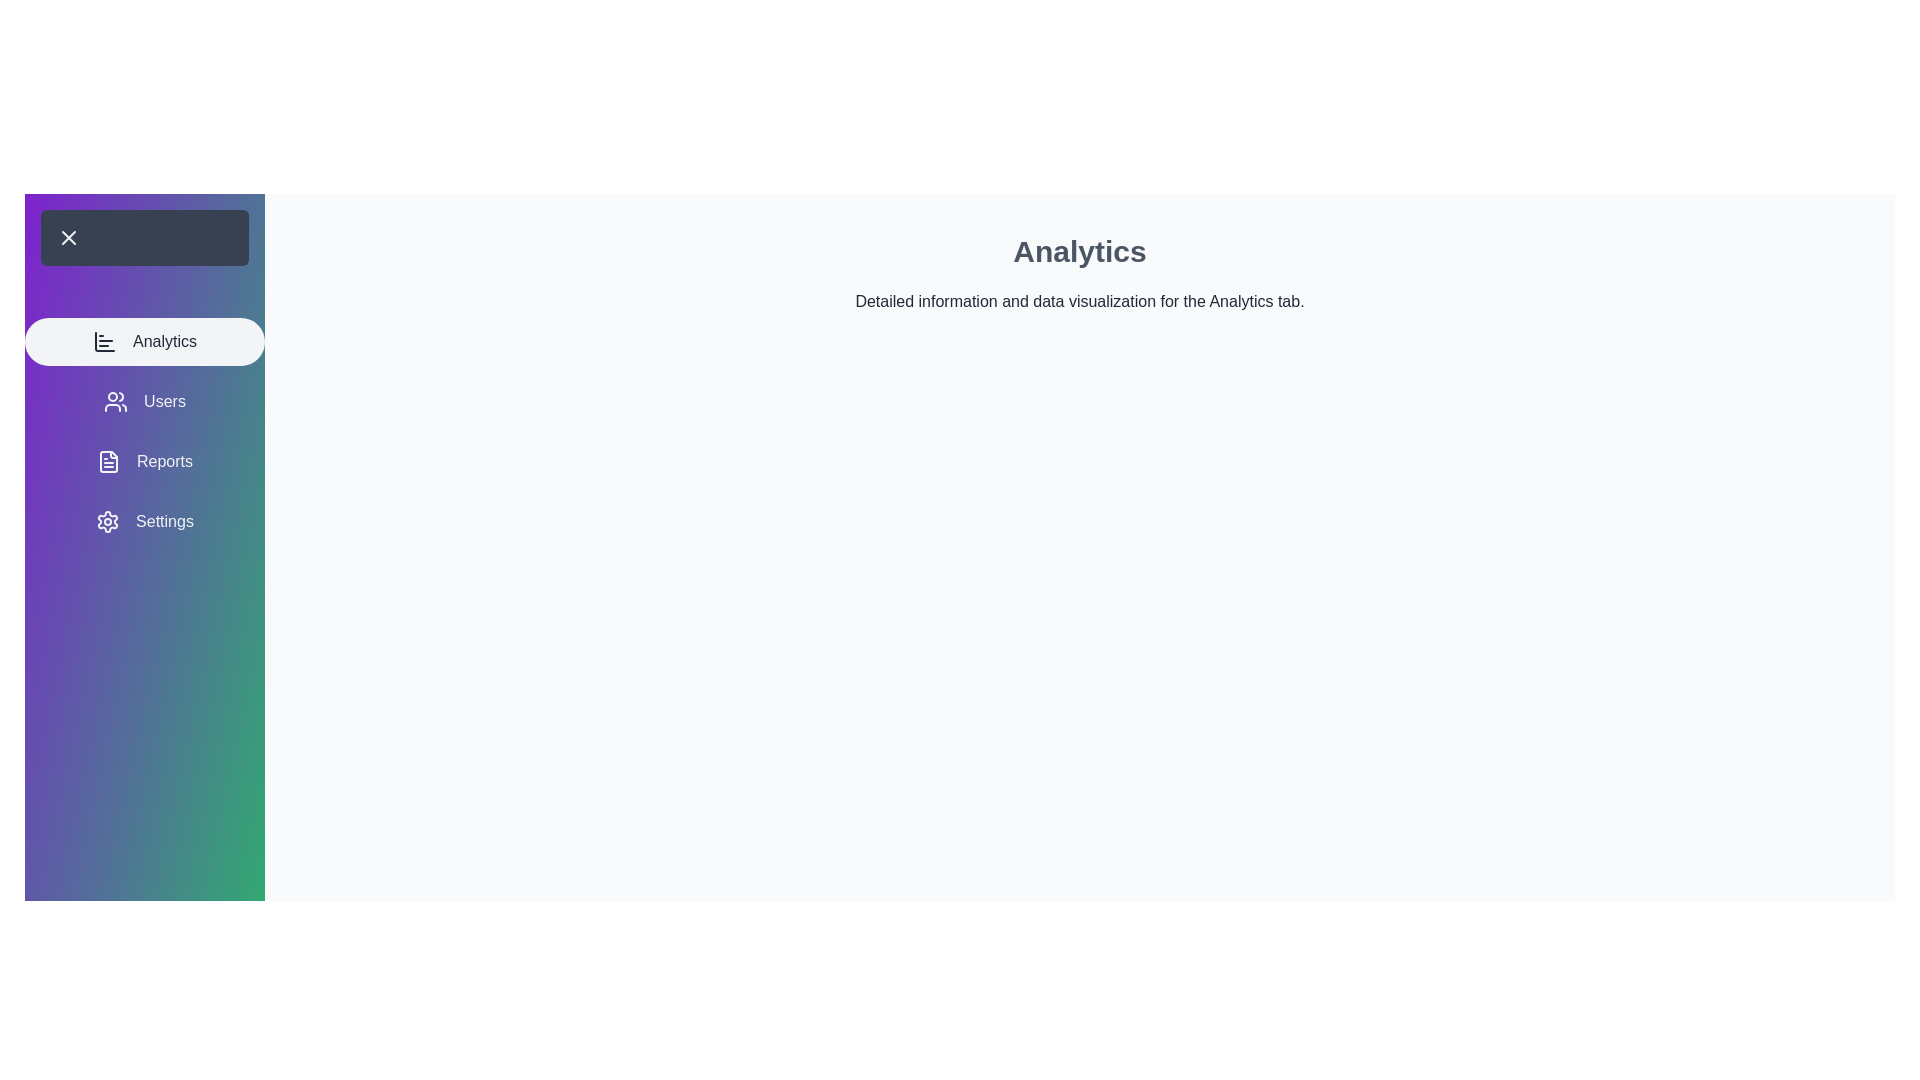 This screenshot has height=1080, width=1920. Describe the element at coordinates (143, 401) in the screenshot. I see `the menu option Users by clicking on it` at that location.